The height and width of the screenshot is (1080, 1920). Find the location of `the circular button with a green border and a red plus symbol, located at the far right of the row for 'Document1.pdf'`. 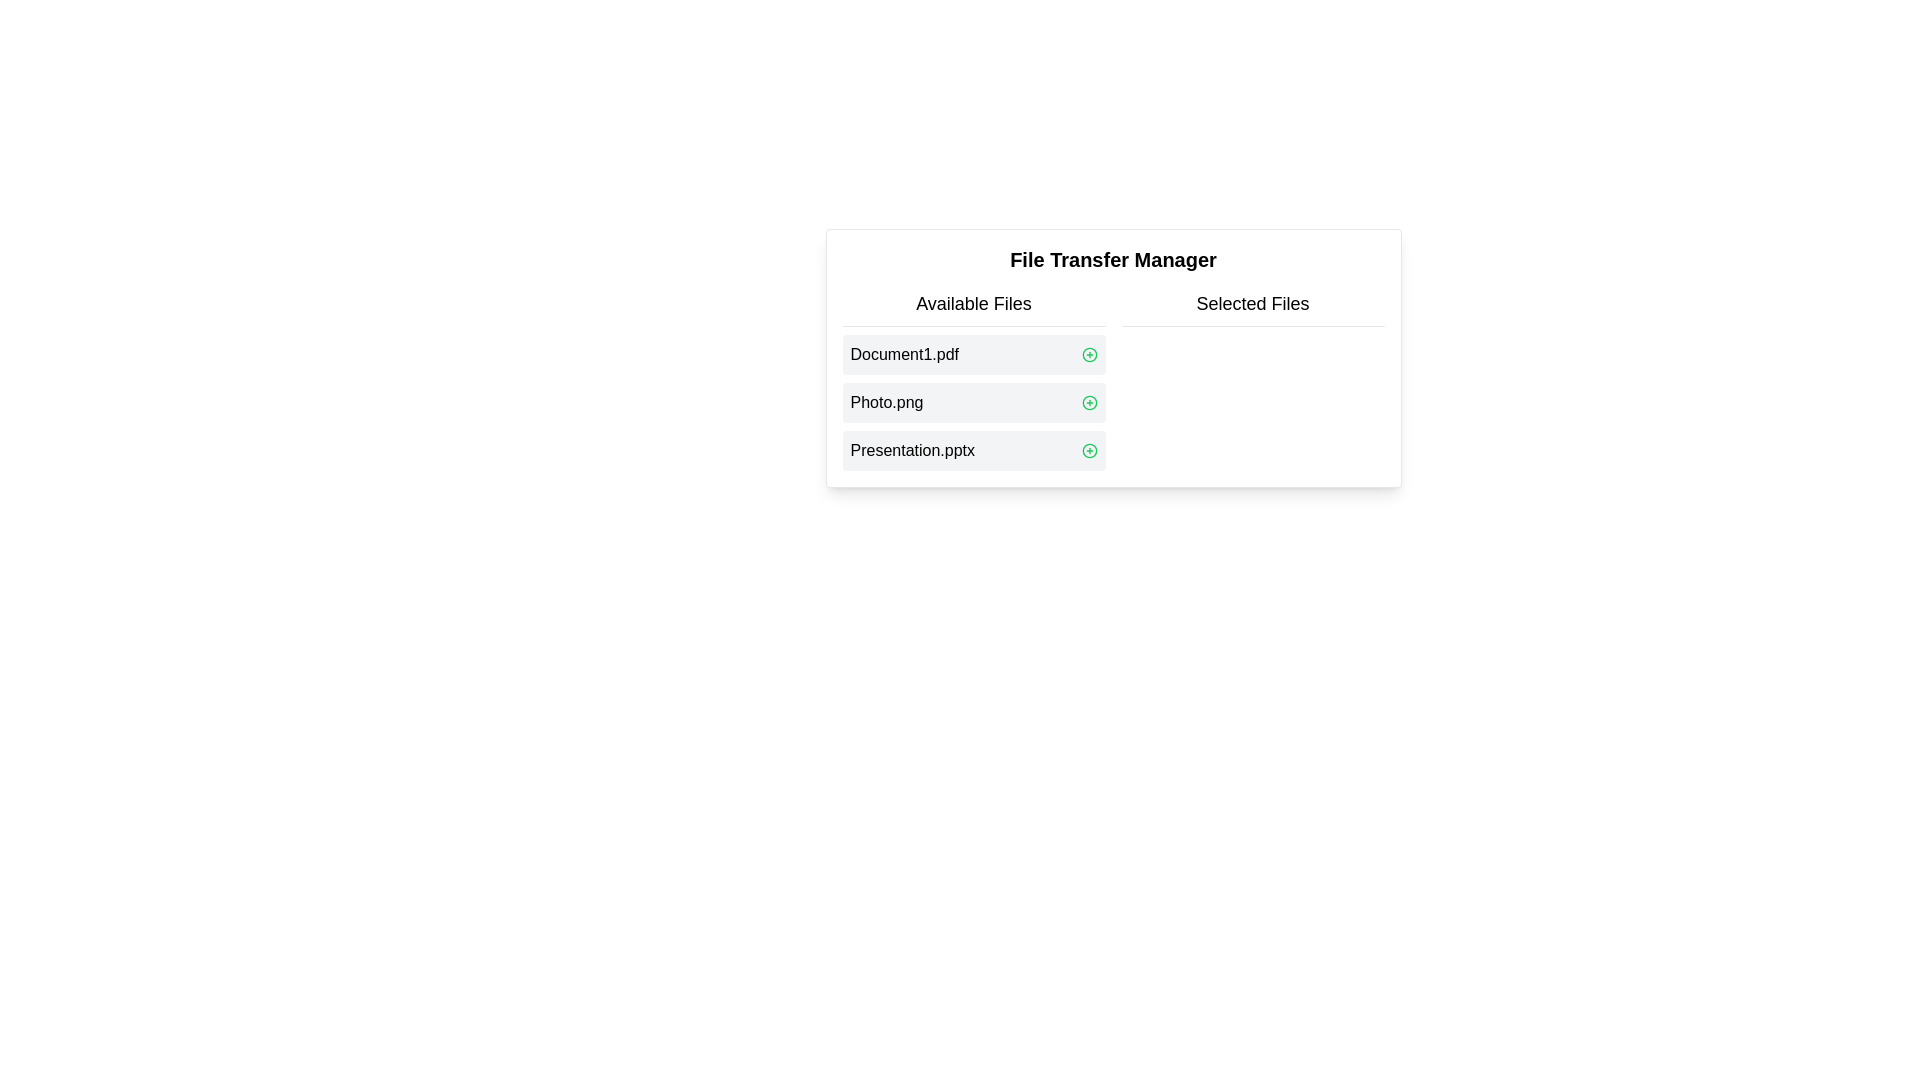

the circular button with a green border and a red plus symbol, located at the far right of the row for 'Document1.pdf' is located at coordinates (1088, 353).